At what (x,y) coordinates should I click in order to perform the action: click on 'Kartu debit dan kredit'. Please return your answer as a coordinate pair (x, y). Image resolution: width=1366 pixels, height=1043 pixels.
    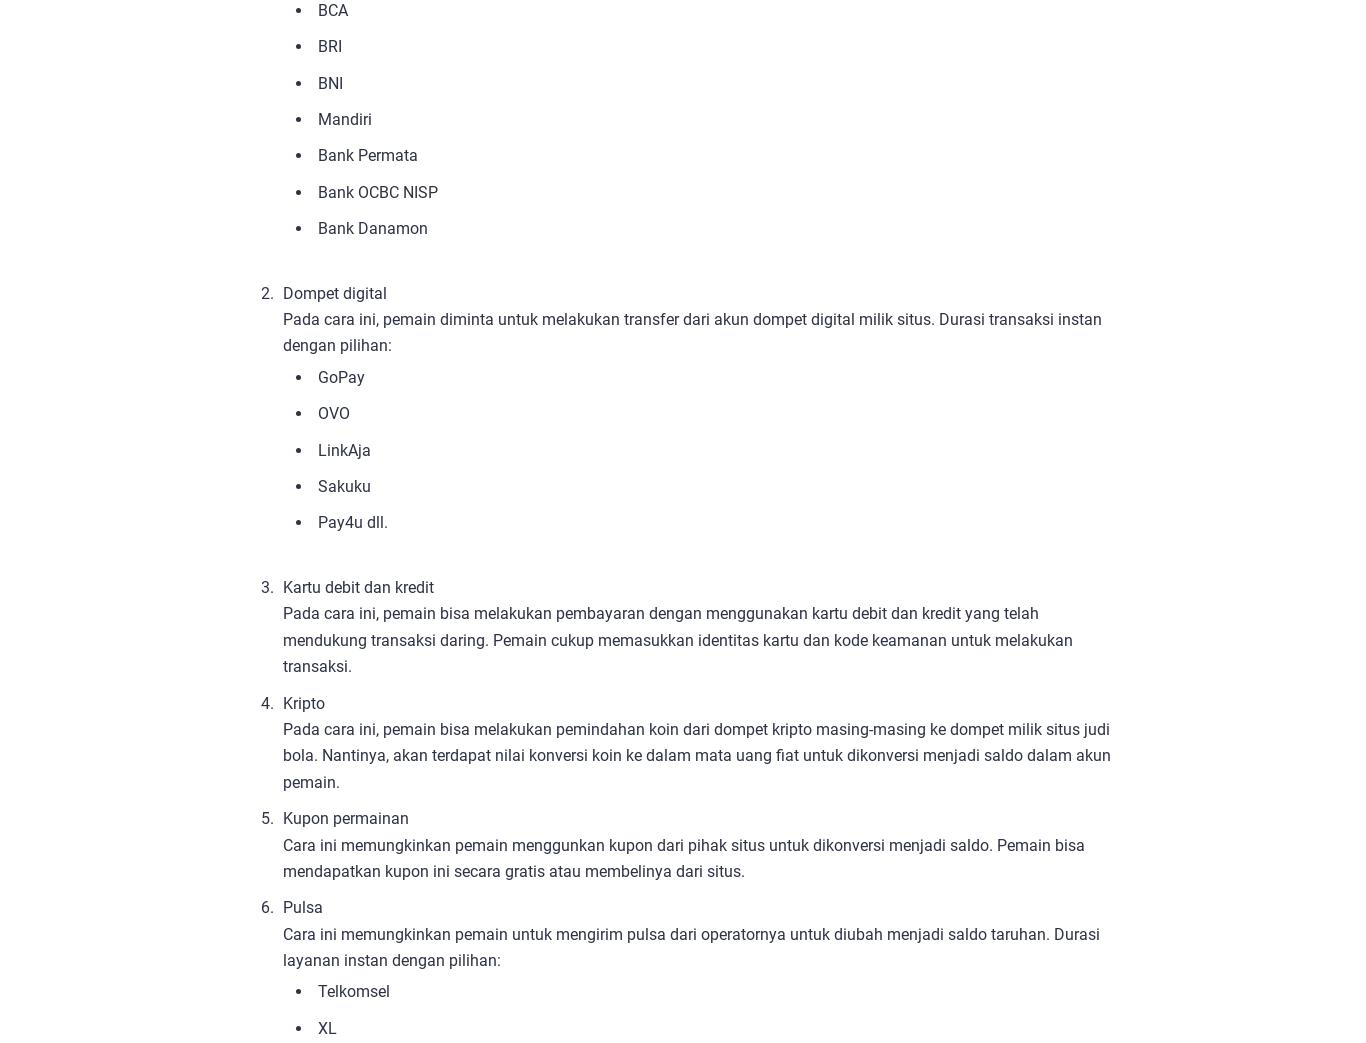
    Looking at the image, I should click on (357, 587).